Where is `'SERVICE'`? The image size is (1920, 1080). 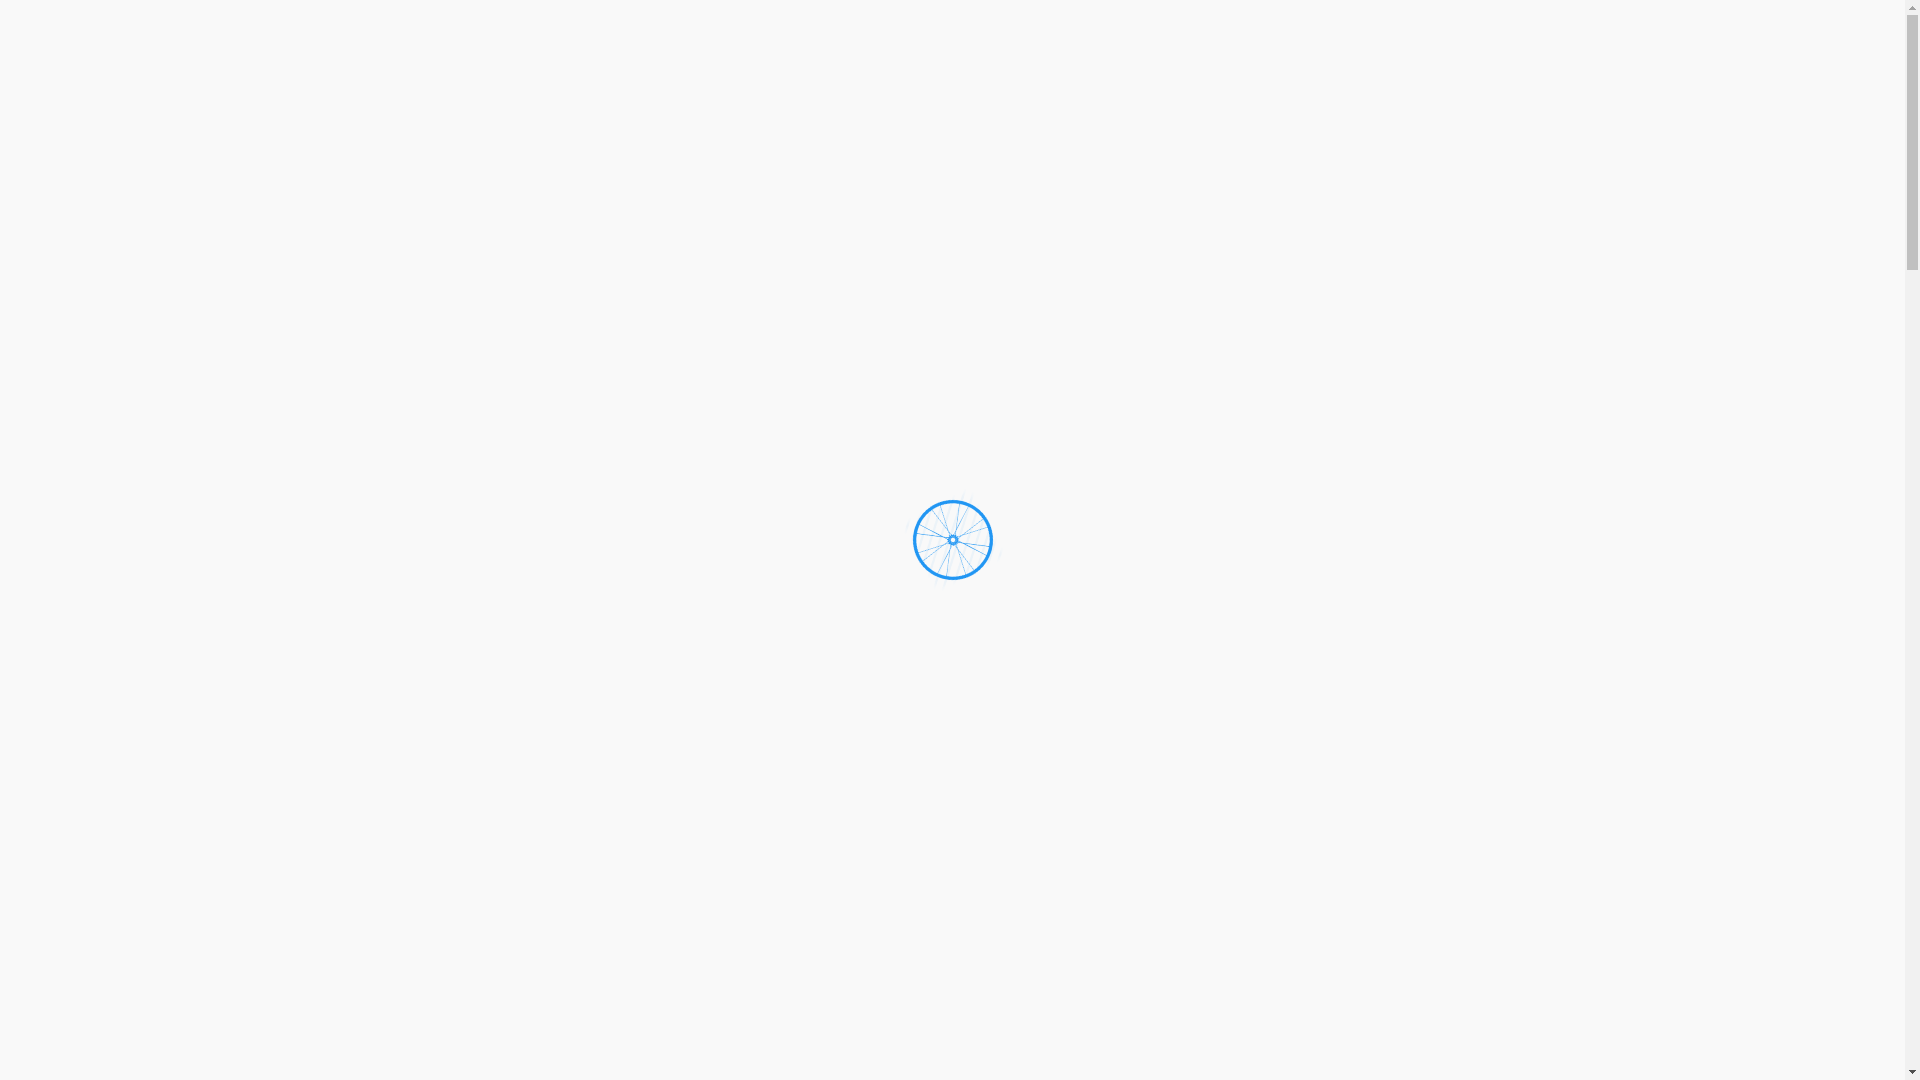
'SERVICE' is located at coordinates (1320, 97).